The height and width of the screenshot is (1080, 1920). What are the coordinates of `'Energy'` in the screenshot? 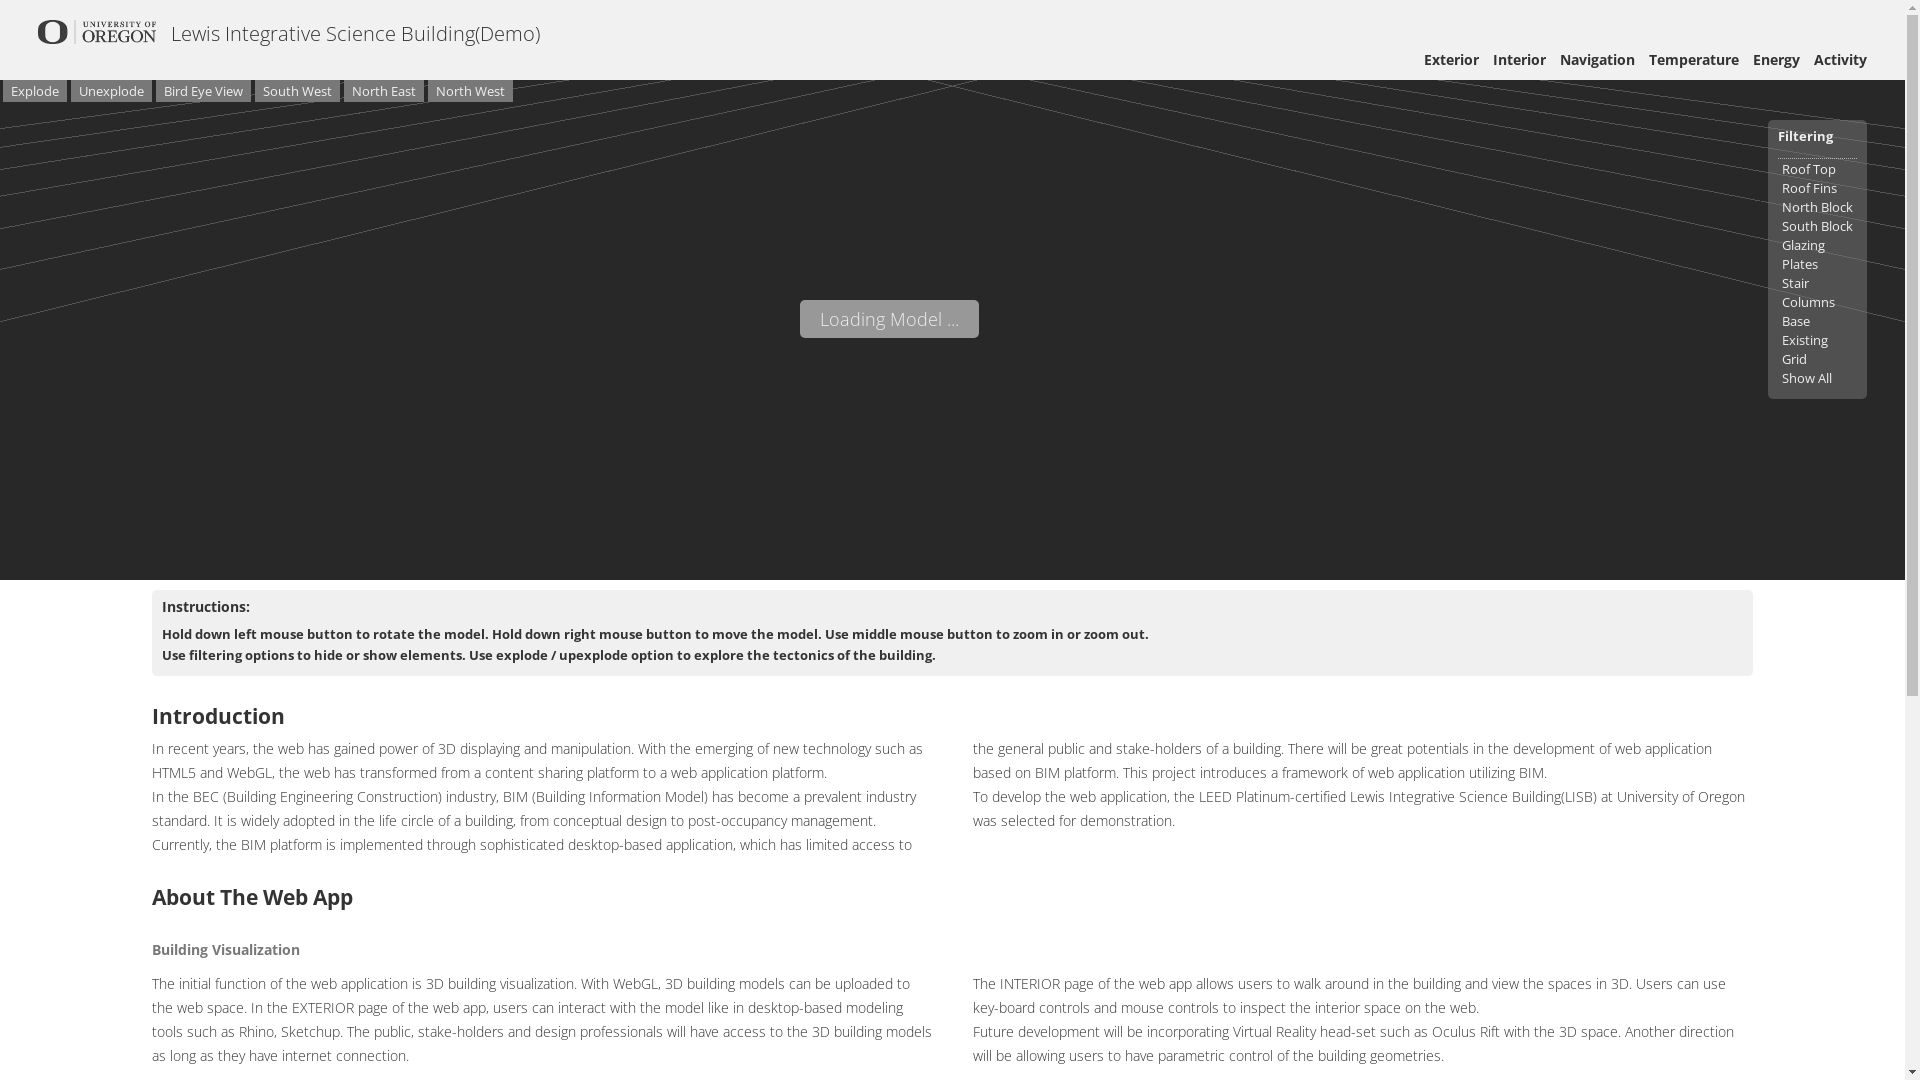 It's located at (1776, 58).